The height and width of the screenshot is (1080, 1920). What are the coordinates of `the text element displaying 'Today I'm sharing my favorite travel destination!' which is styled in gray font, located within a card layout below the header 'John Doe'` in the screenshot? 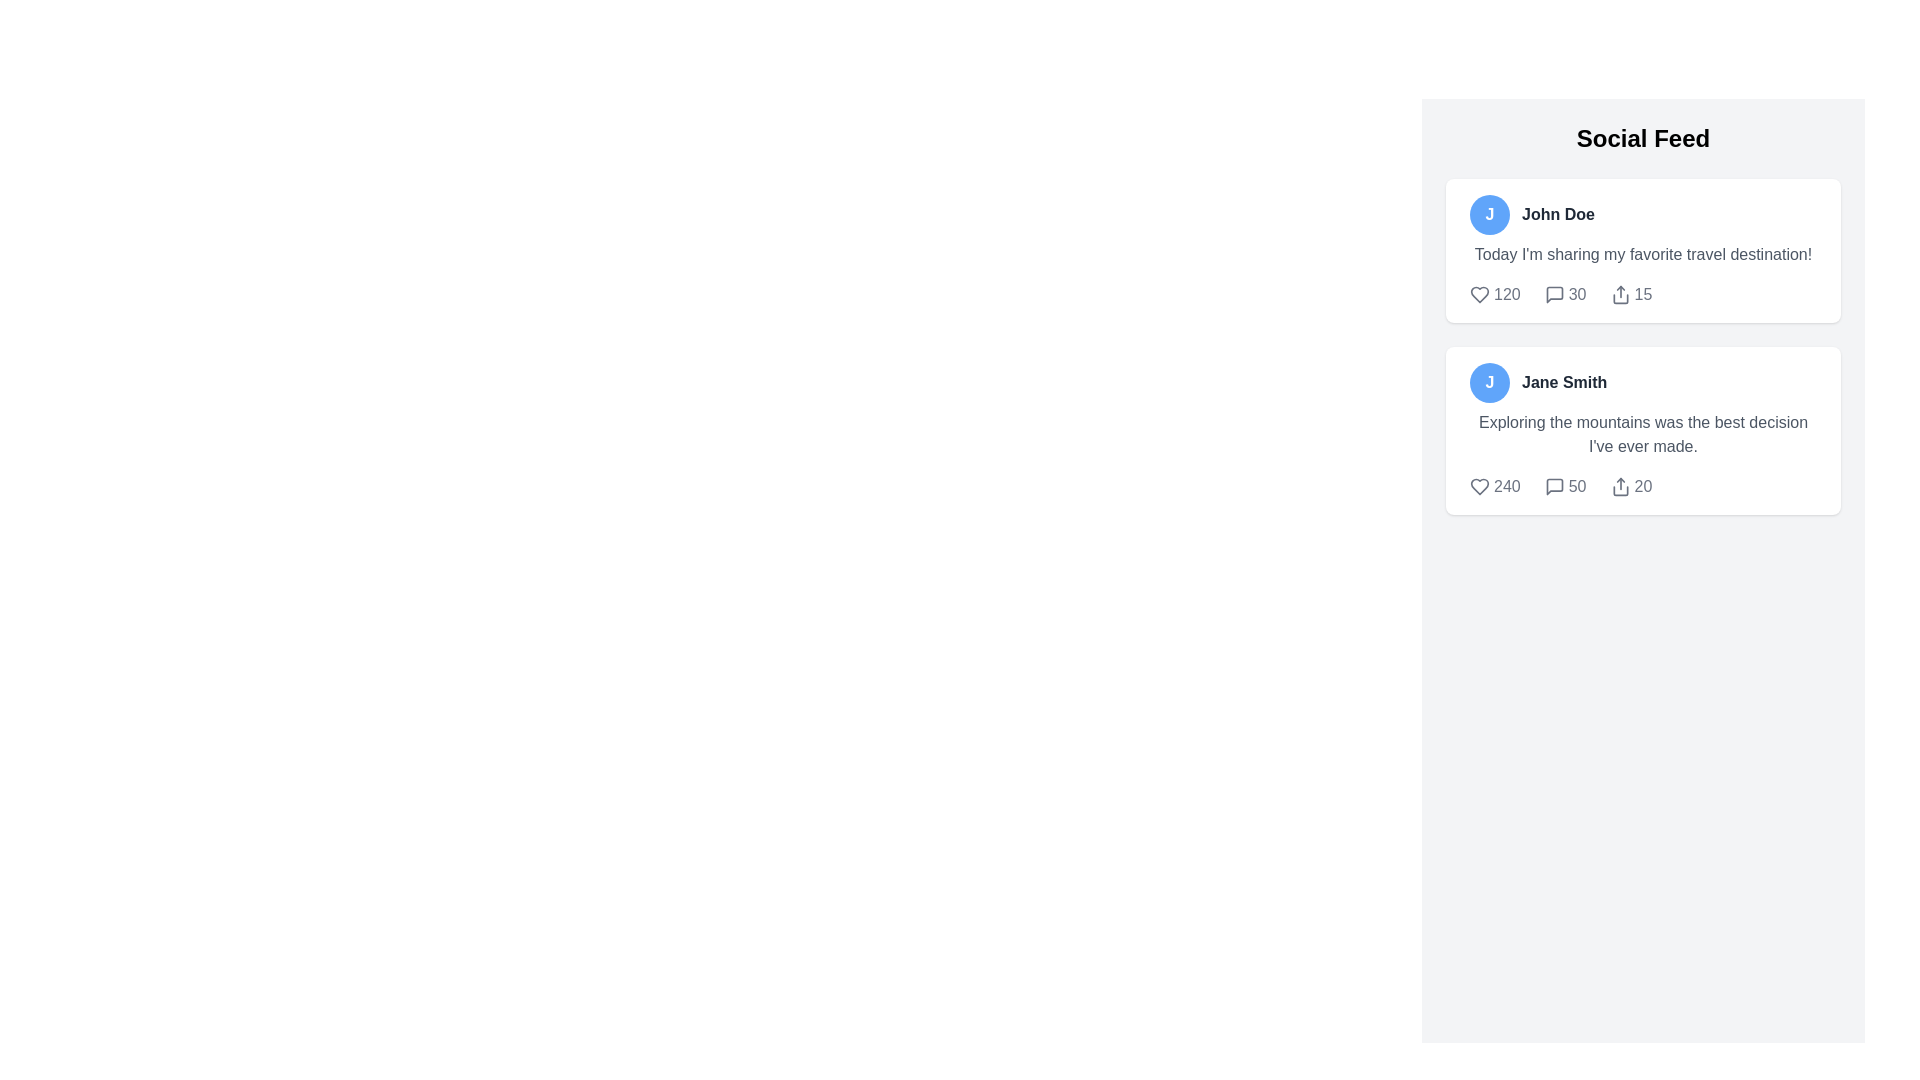 It's located at (1643, 253).